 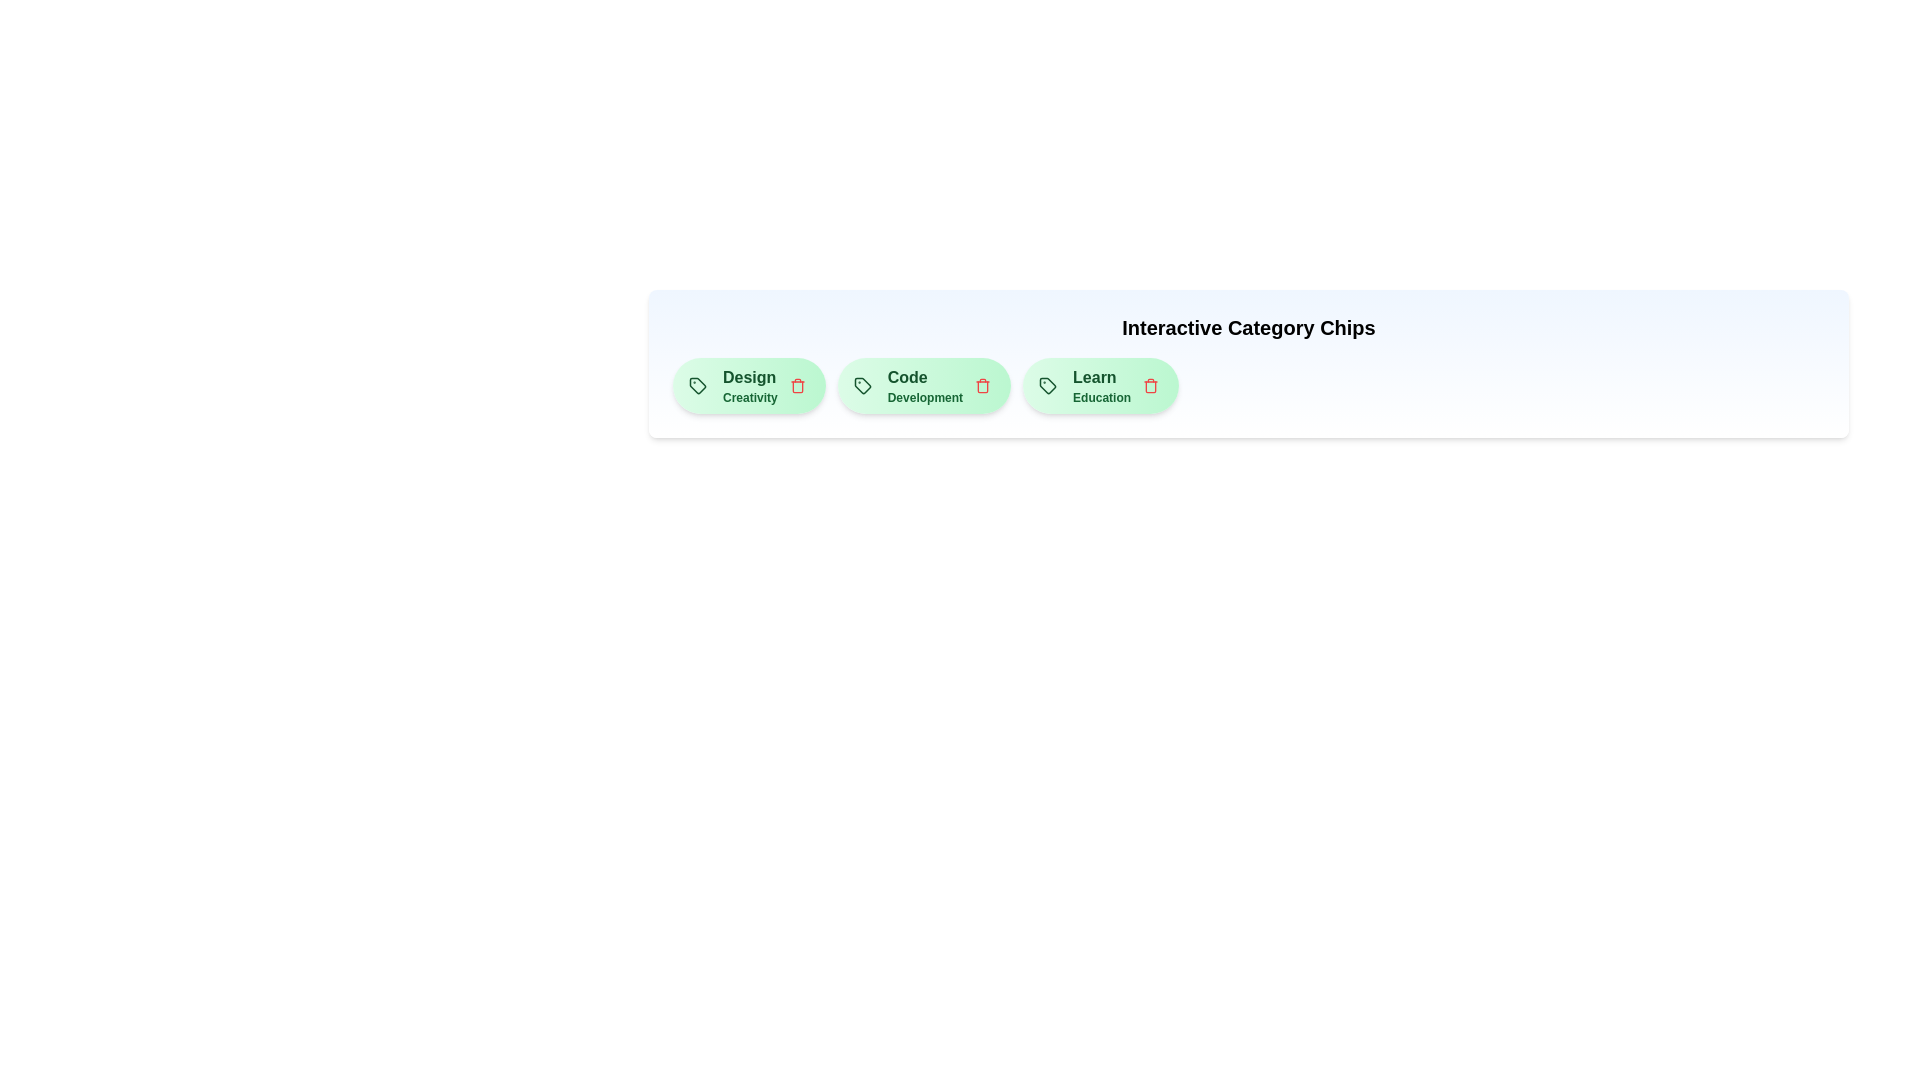 I want to click on the text of the chip labeled 'Design' to select it, so click(x=748, y=385).